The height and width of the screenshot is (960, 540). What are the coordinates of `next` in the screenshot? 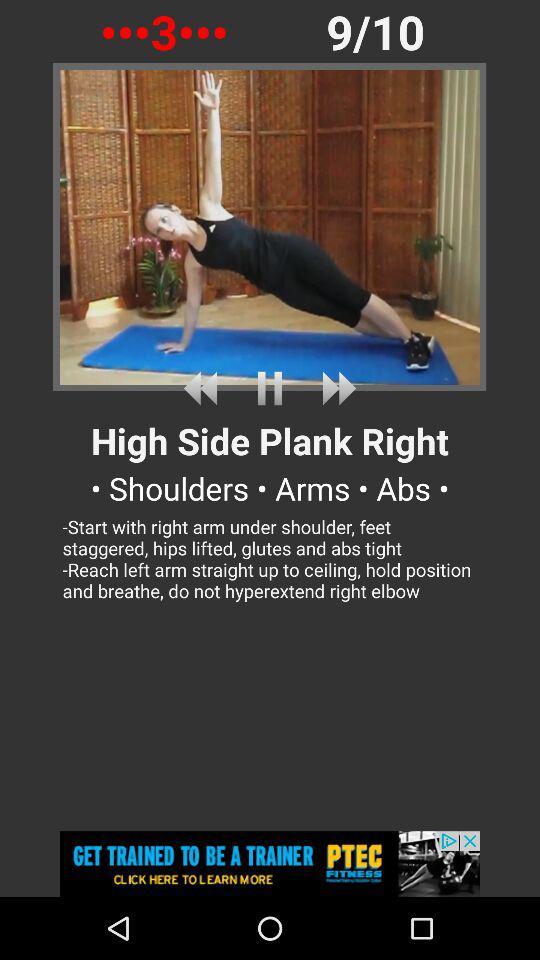 It's located at (335, 387).